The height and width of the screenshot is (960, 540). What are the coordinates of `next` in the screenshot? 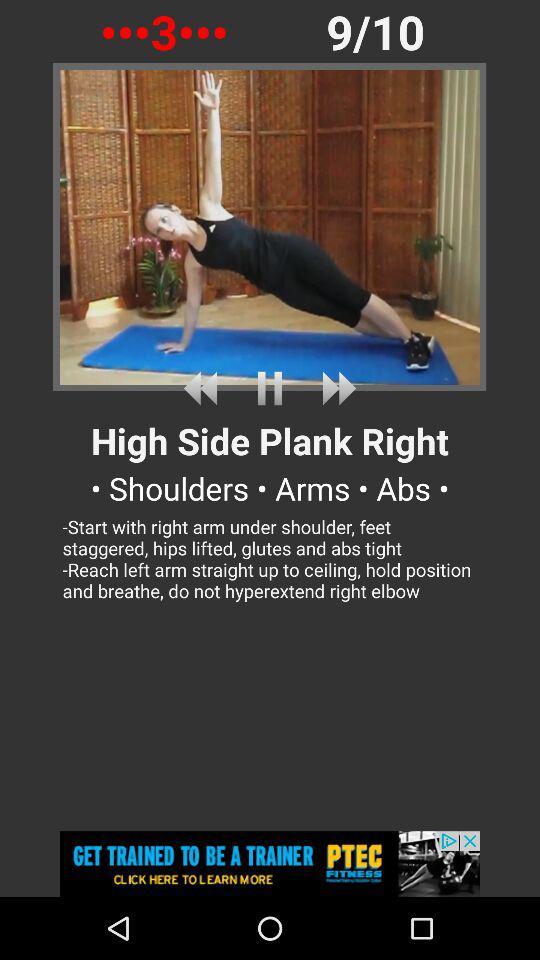 It's located at (335, 387).